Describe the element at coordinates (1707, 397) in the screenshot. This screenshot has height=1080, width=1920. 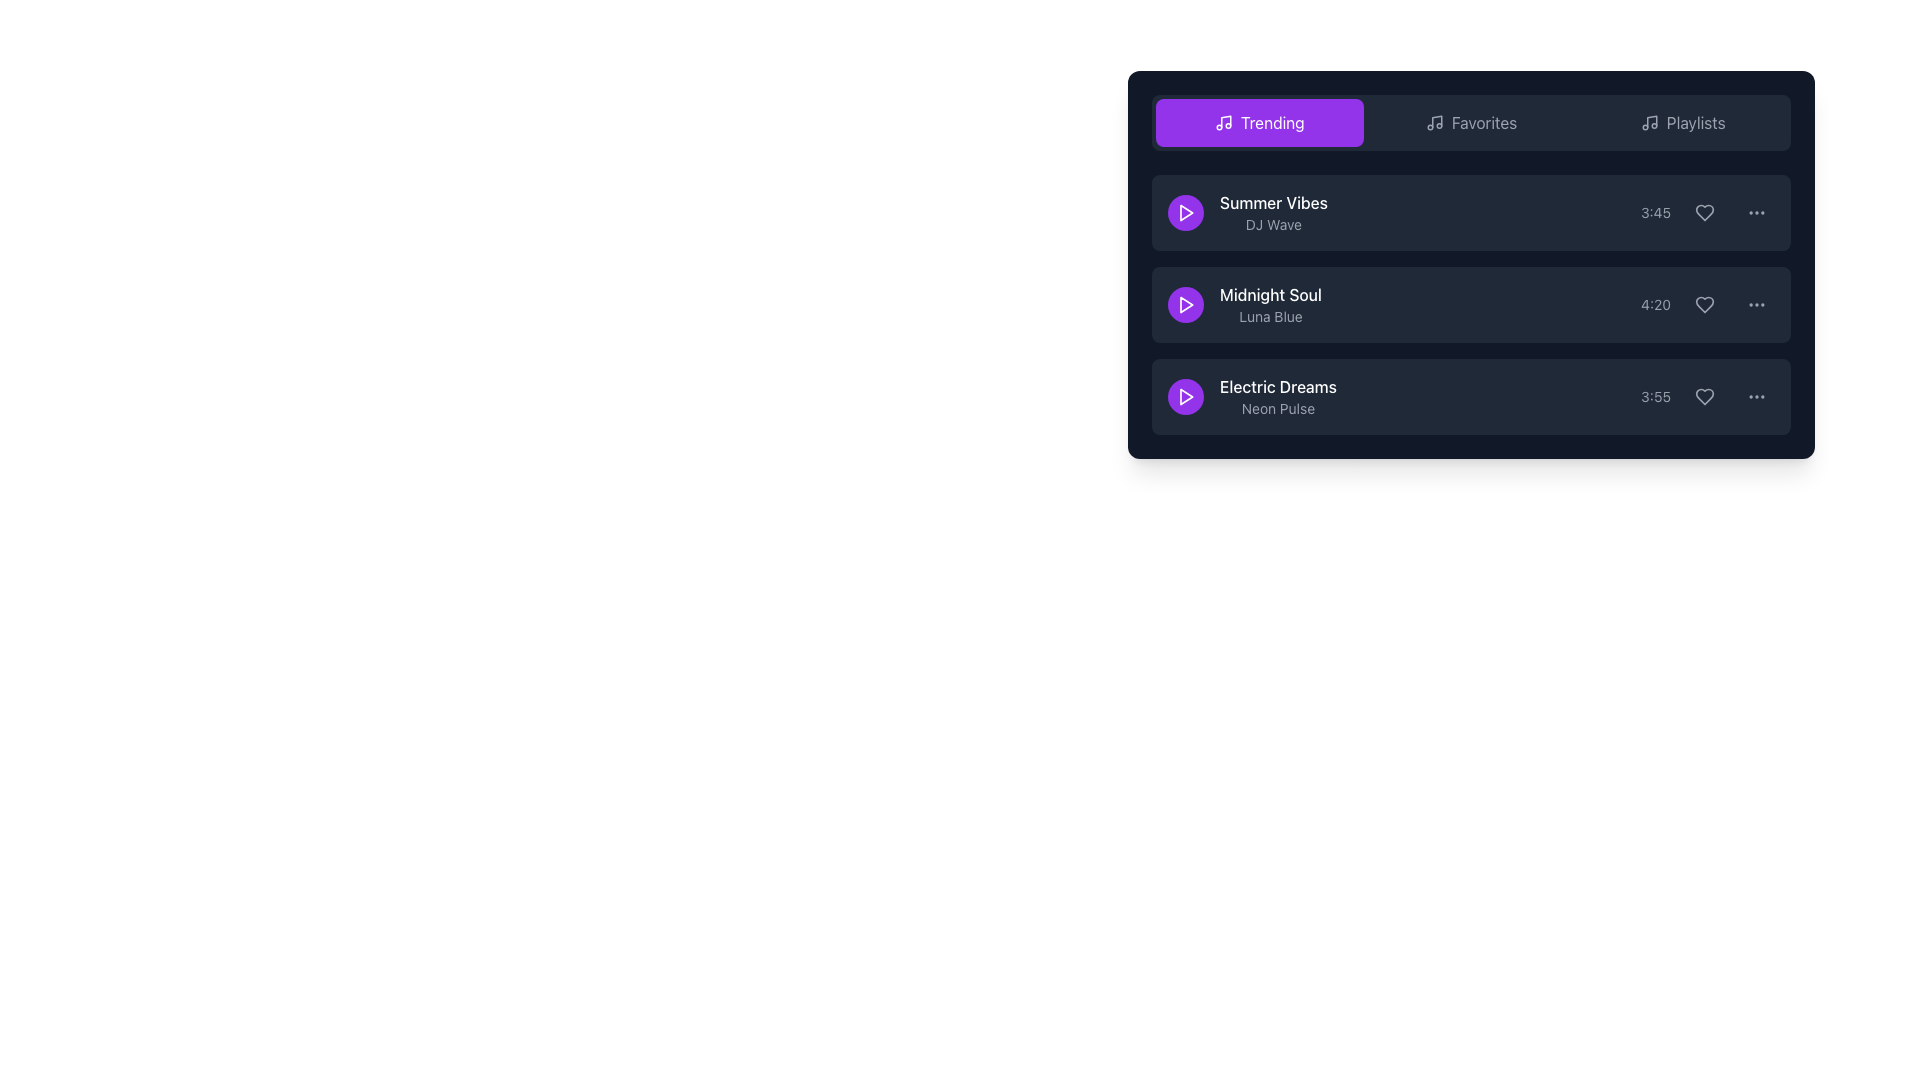
I see `the heart icon located at the end of the row labeled 'Electric Dreams - Neon Pulse', adjacent to the '3:55' timestamp, for additional options` at that location.